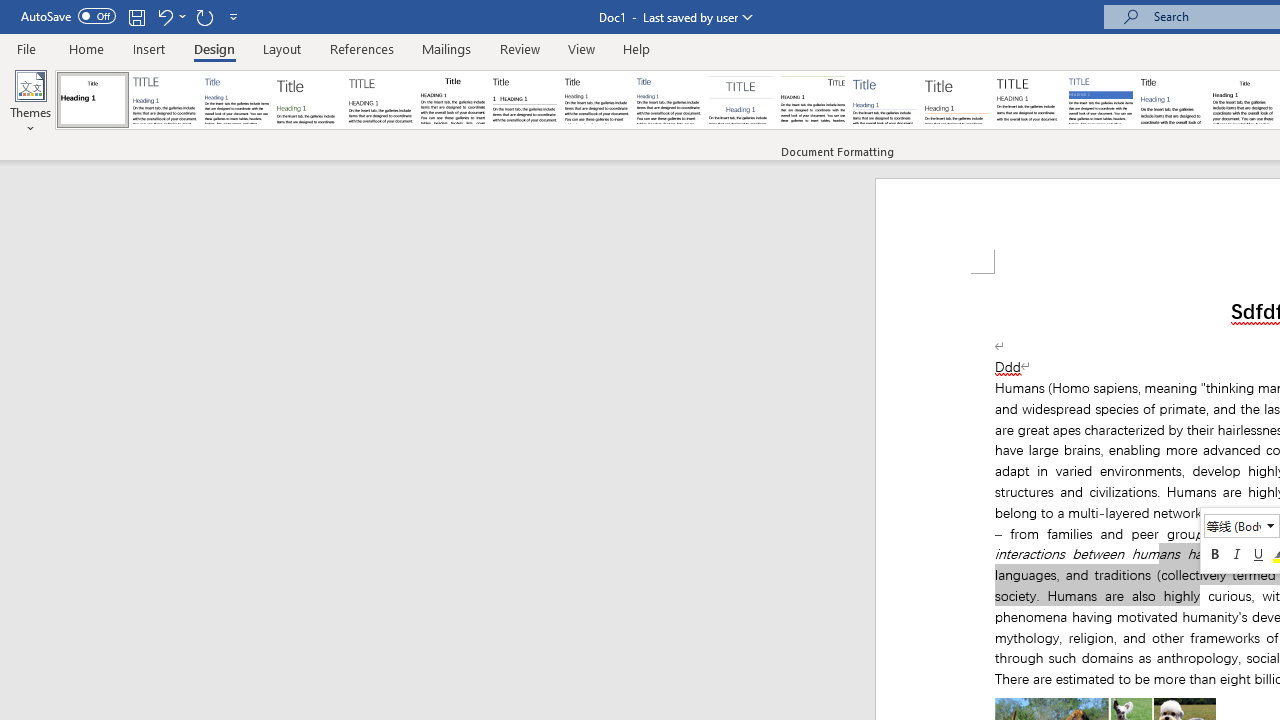  Describe the element at coordinates (170, 16) in the screenshot. I see `'Undo Italic'` at that location.